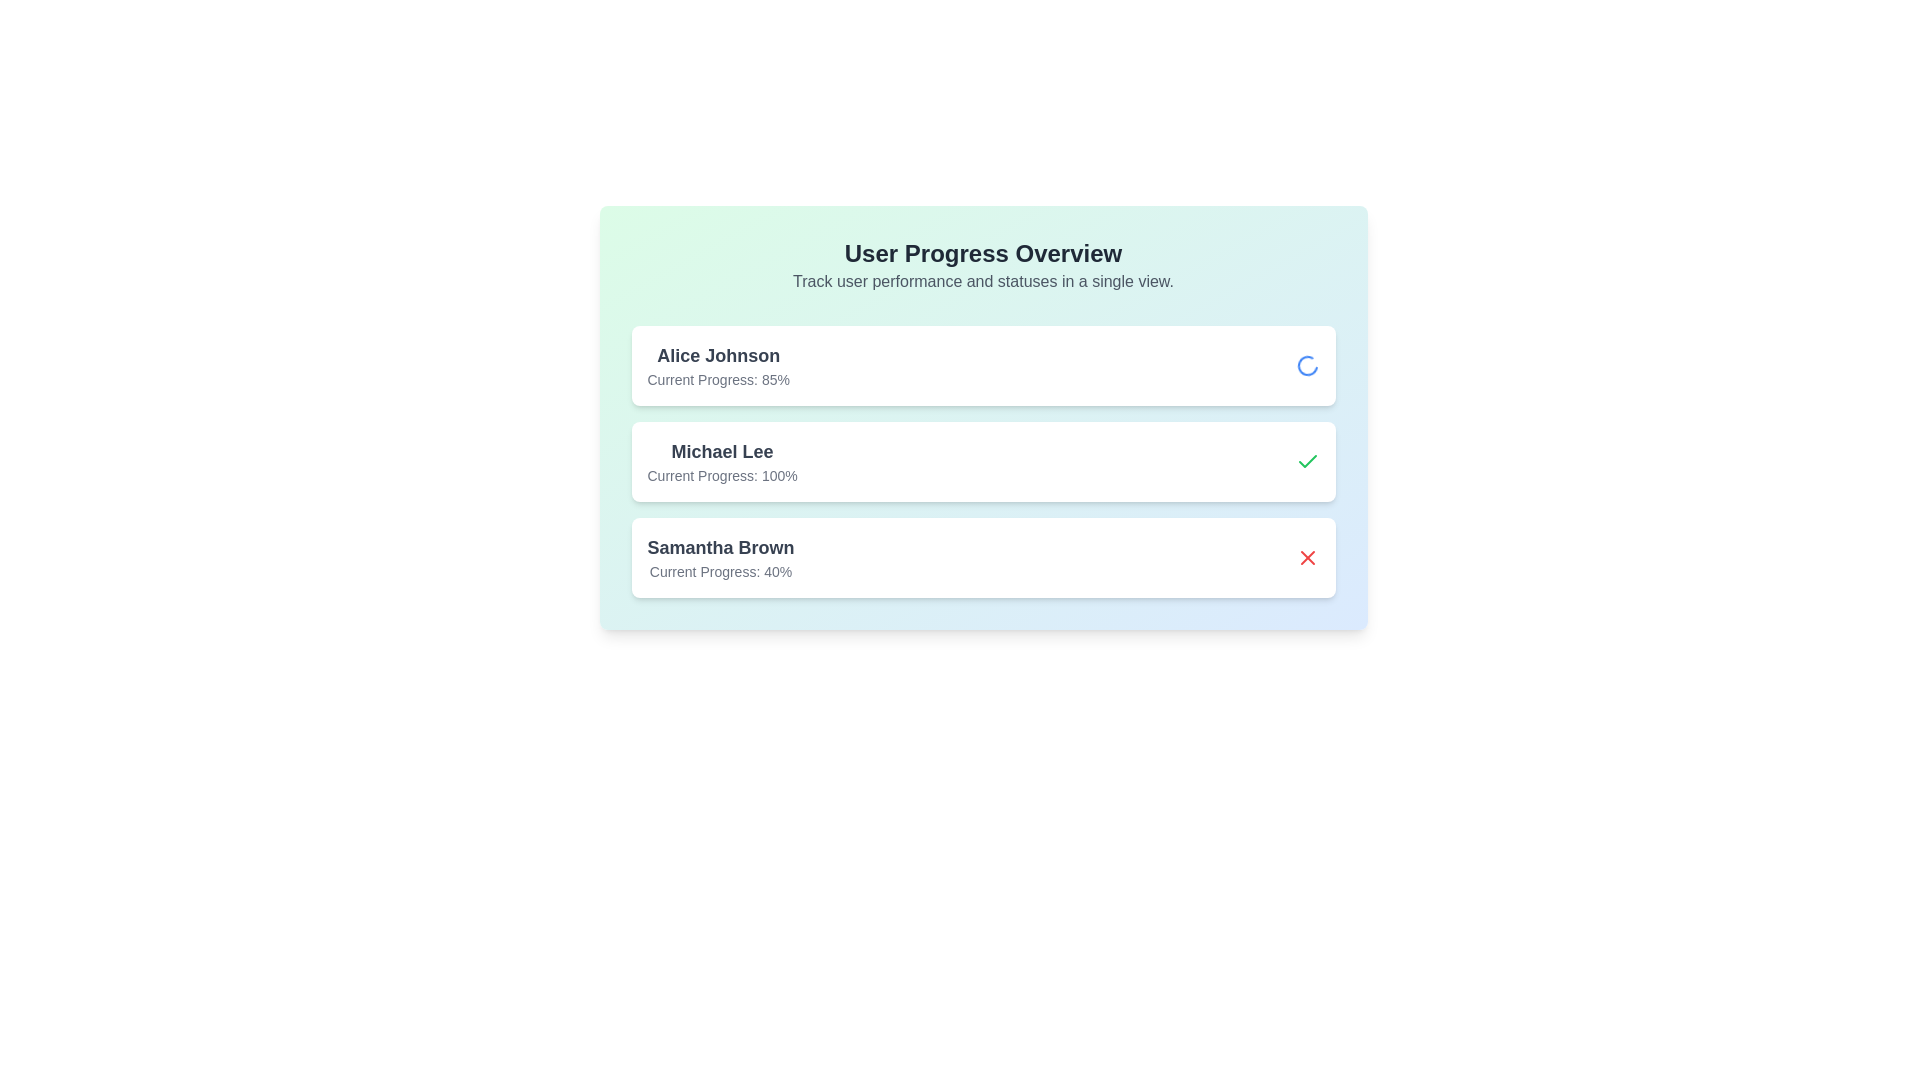  Describe the element at coordinates (720, 547) in the screenshot. I see `the text label identifying 'Samantha Brown'` at that location.